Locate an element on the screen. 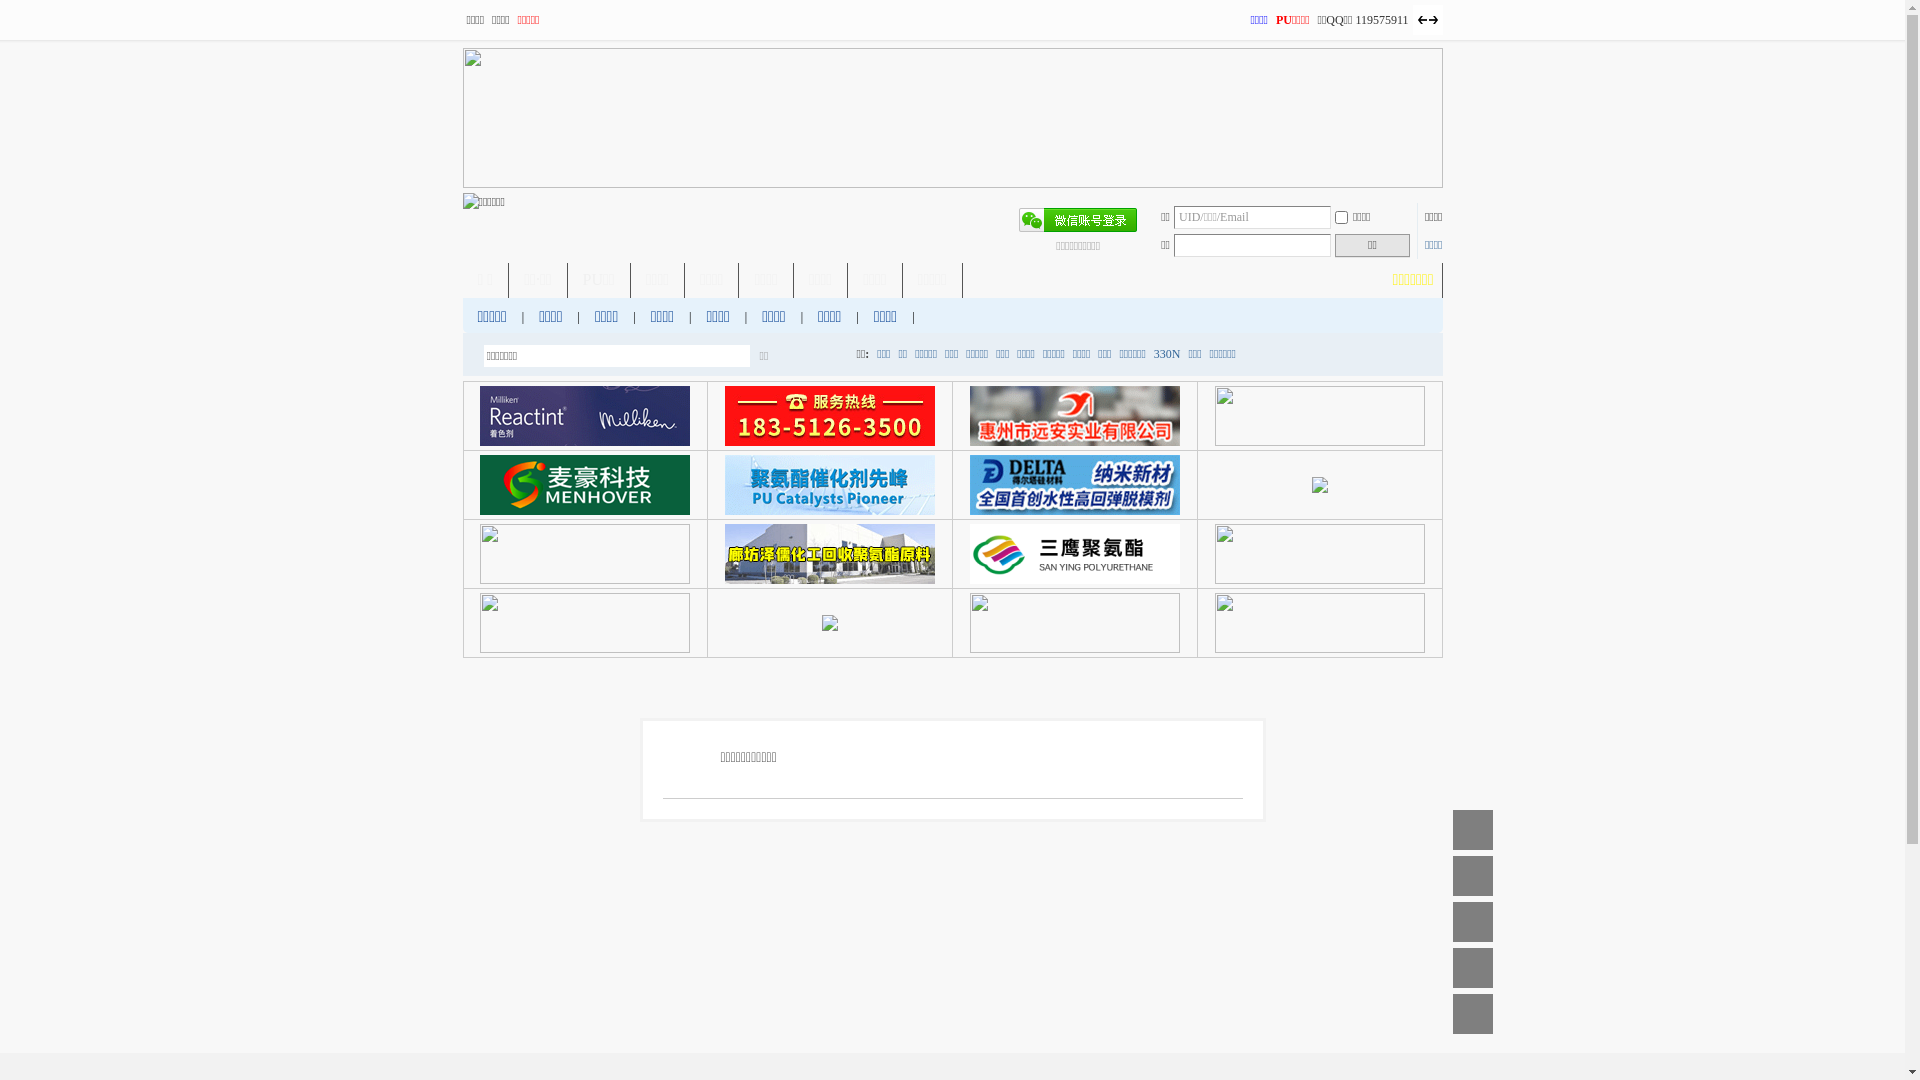 This screenshot has width=1920, height=1080. '330N' is located at coordinates (1167, 353).